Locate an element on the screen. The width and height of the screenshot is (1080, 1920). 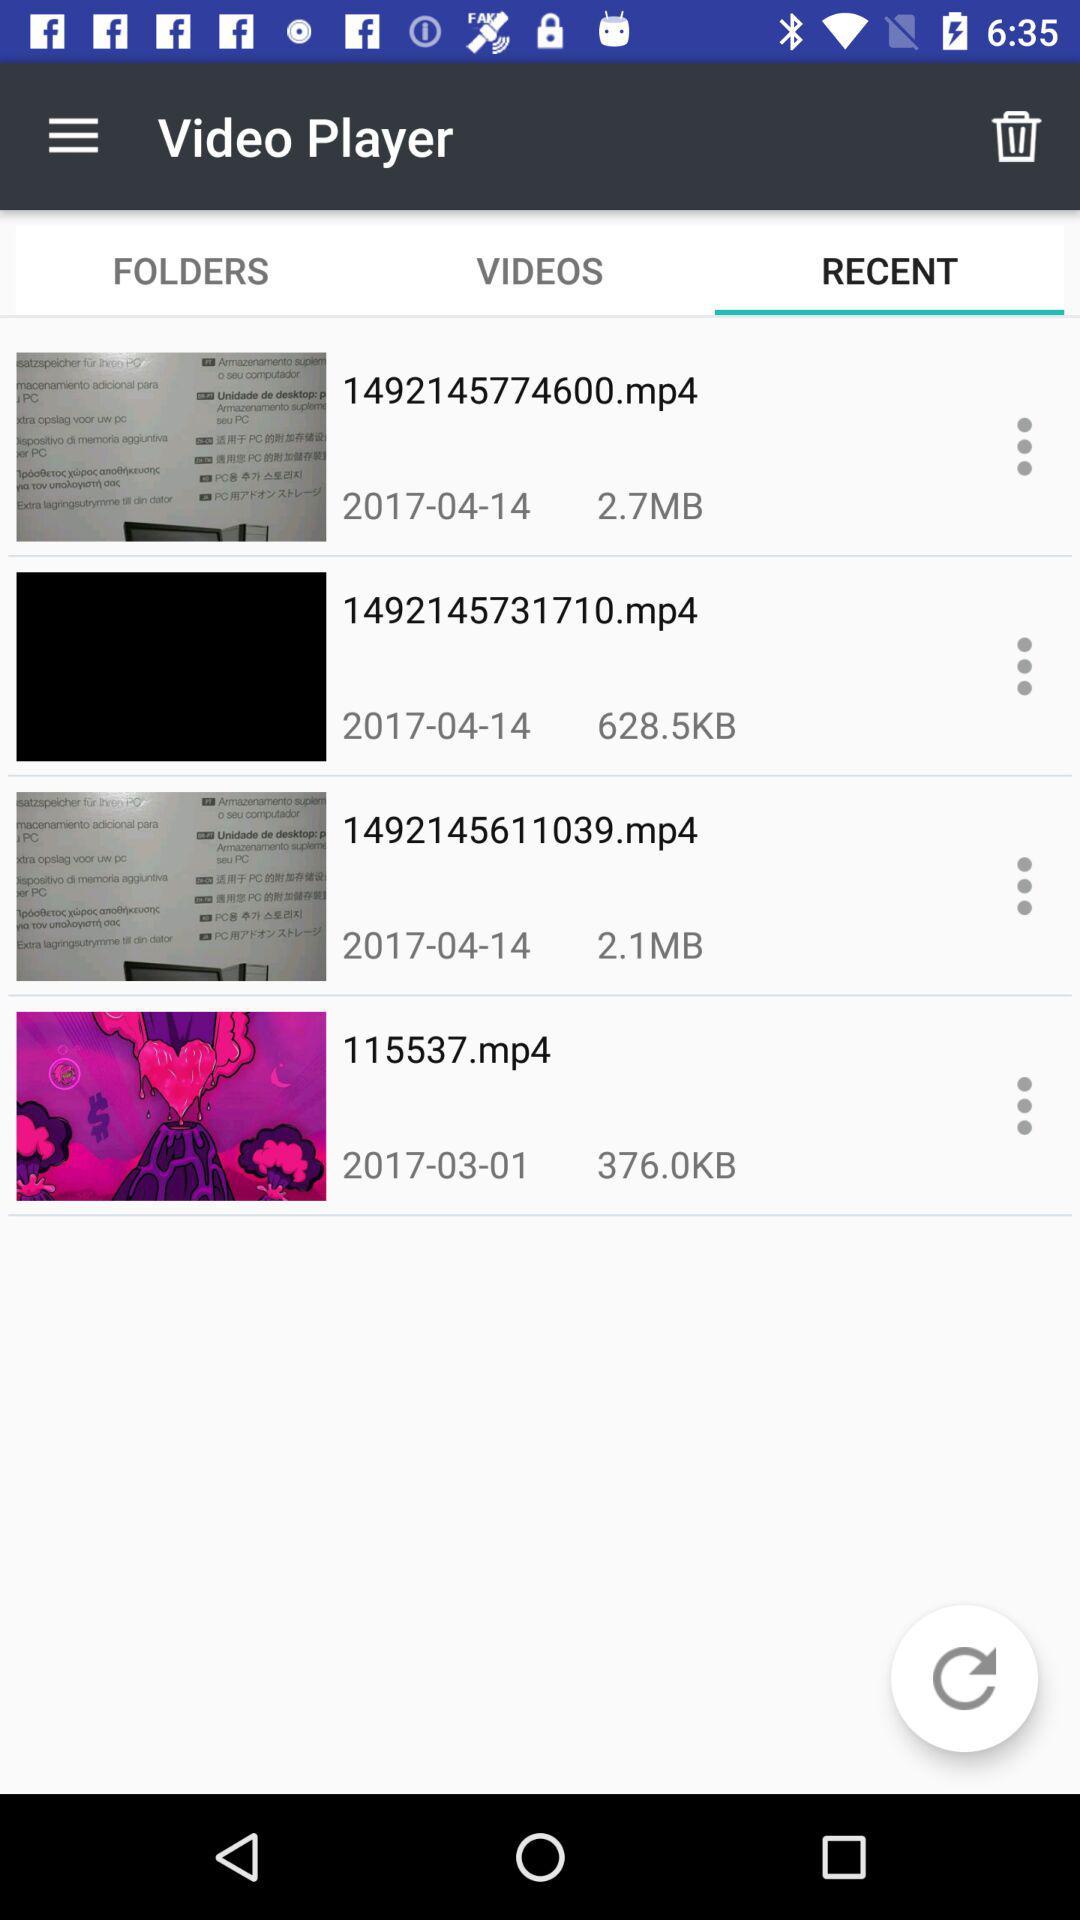
the item next to 2017-03-01 item is located at coordinates (667, 1163).